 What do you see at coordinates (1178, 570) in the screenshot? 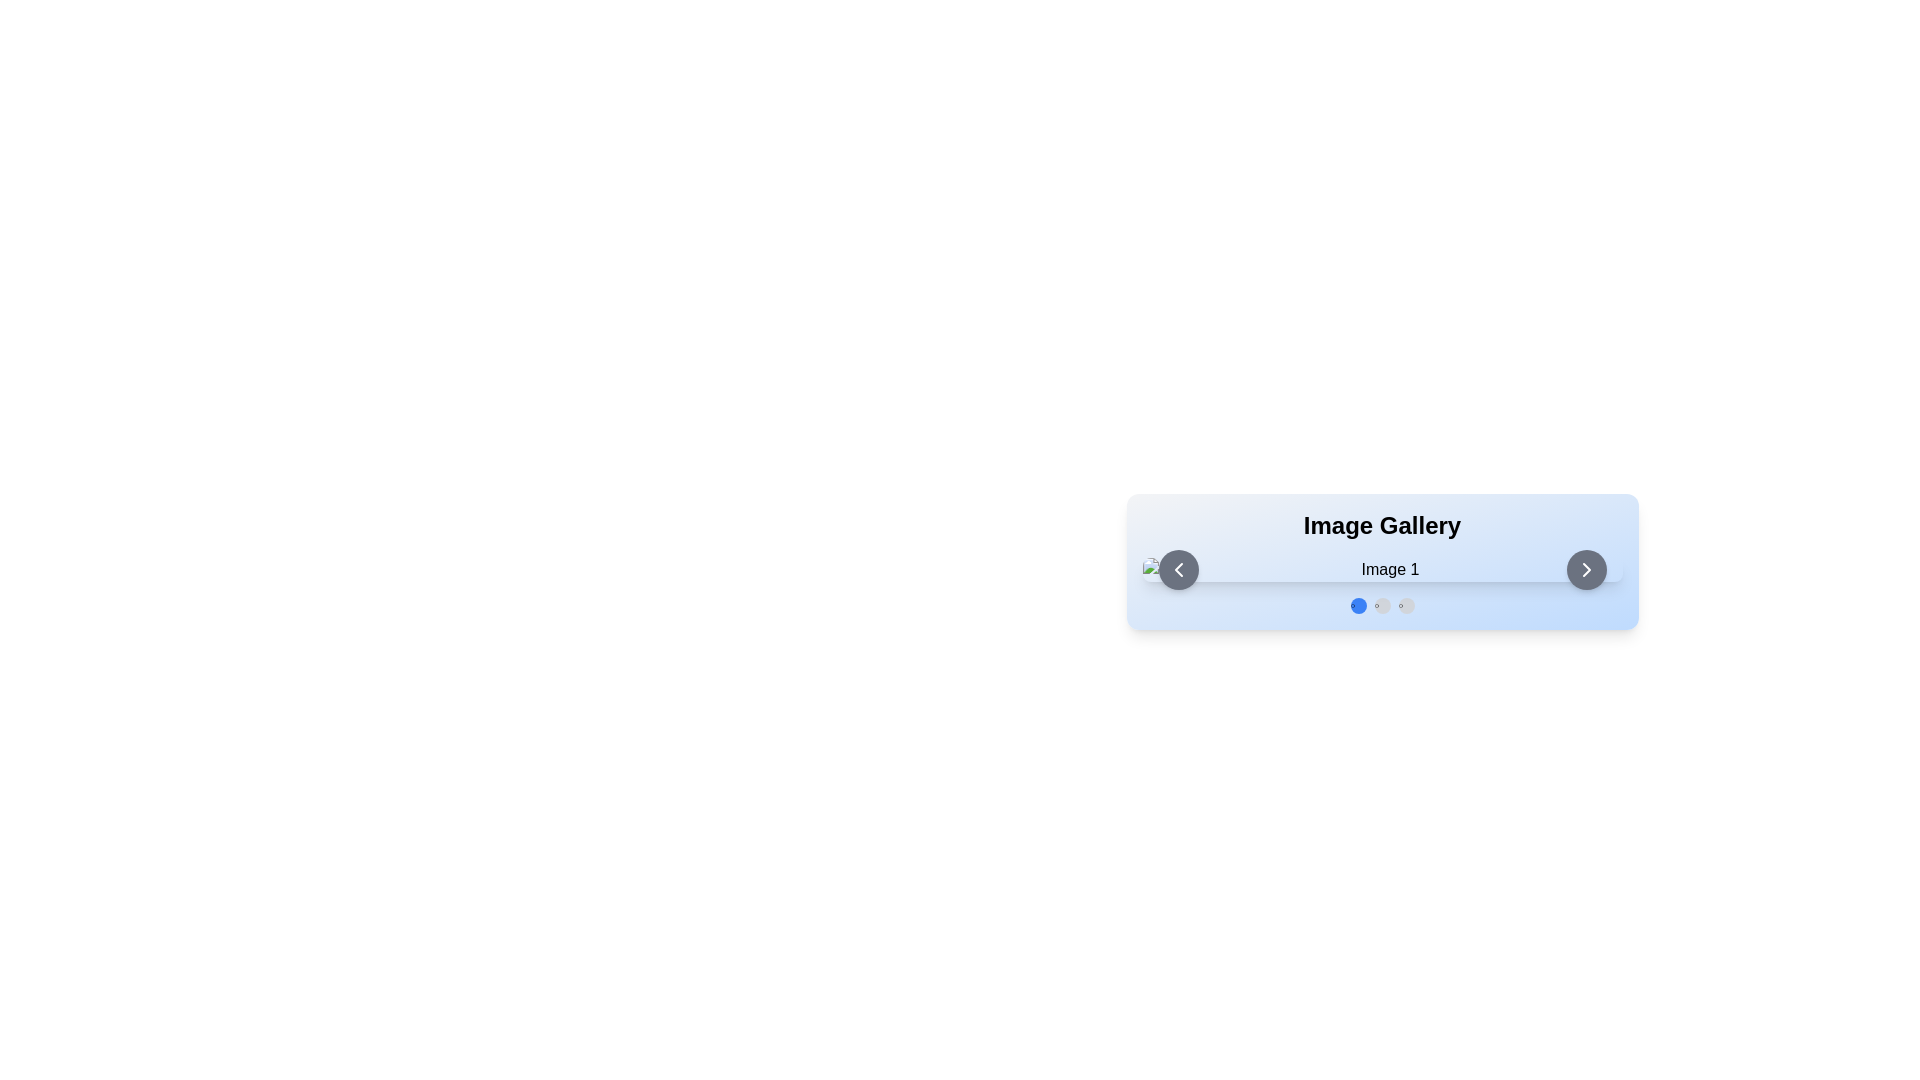
I see `the left-pointing chevron arrow icon located inside the left navigation button of the image gallery` at bounding box center [1178, 570].